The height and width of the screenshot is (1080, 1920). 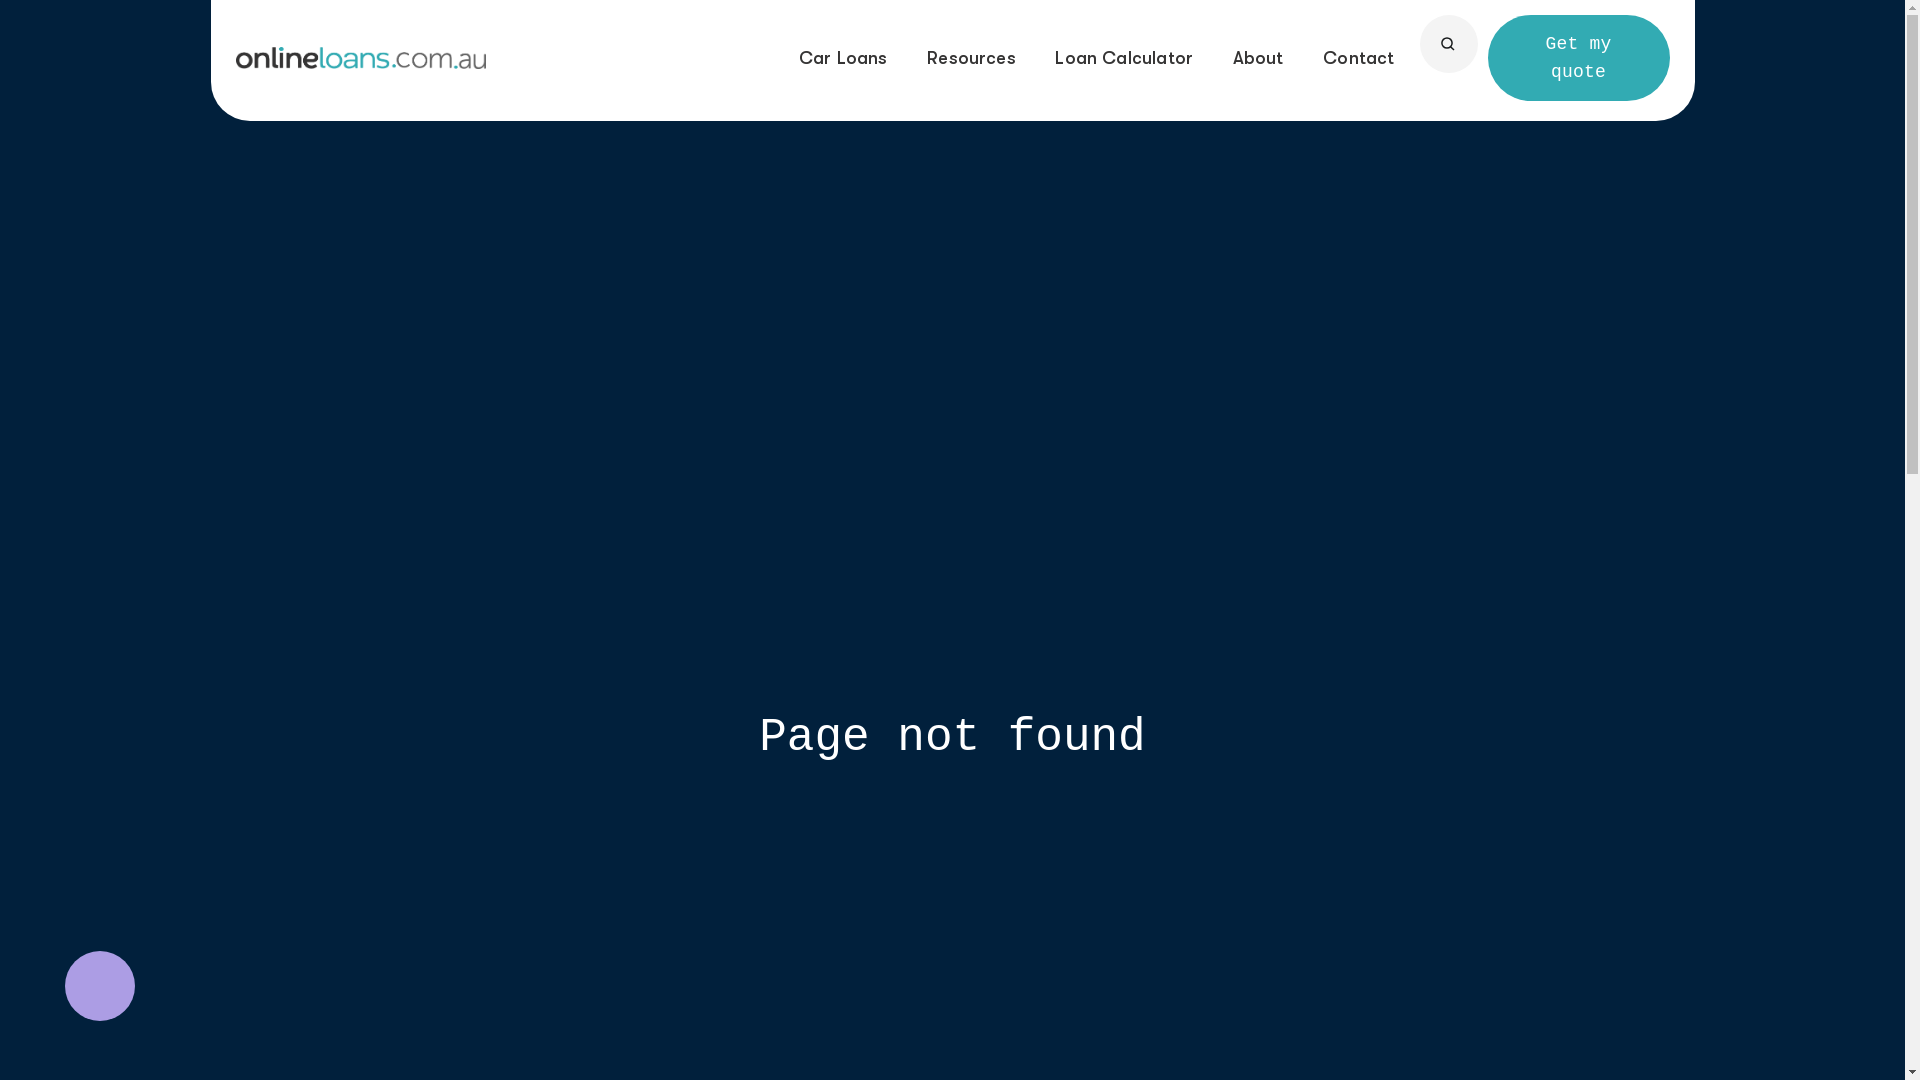 What do you see at coordinates (1358, 56) in the screenshot?
I see `'Contact'` at bounding box center [1358, 56].